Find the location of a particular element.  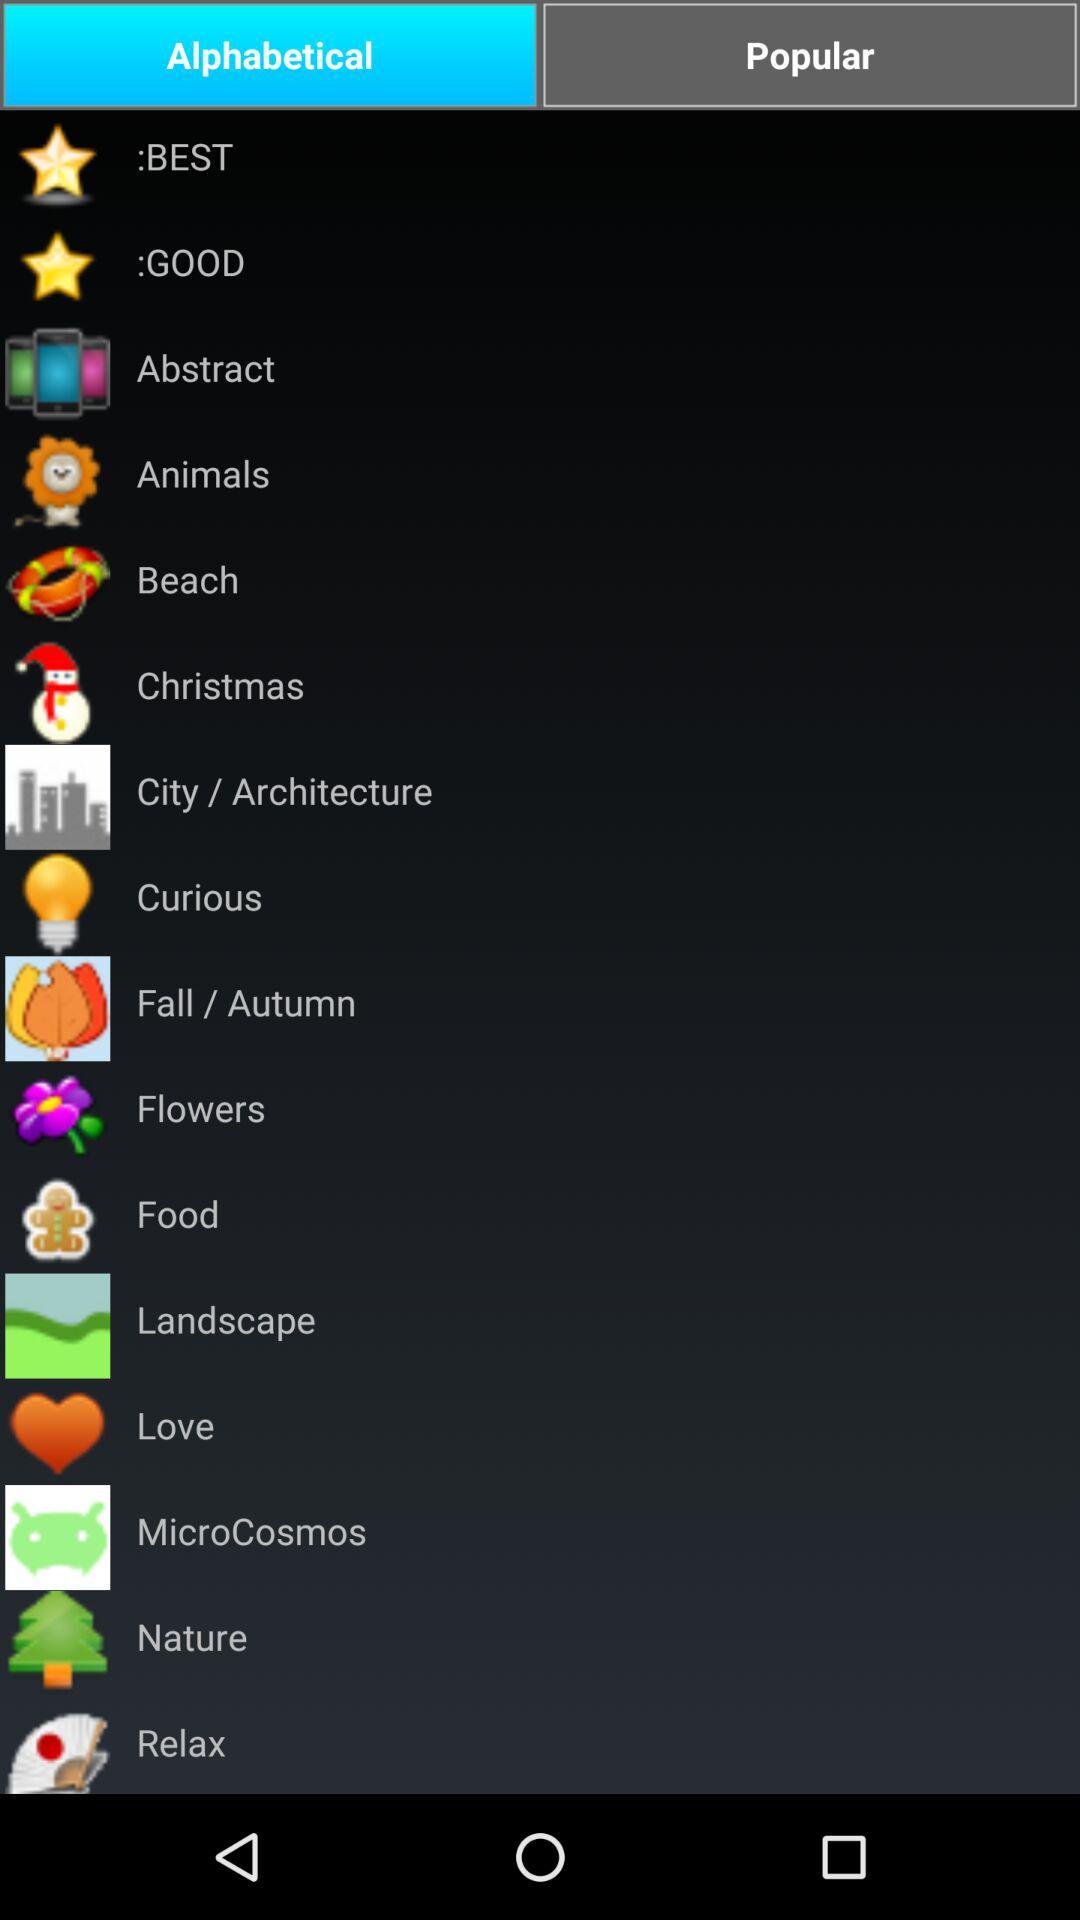

the relax item is located at coordinates (181, 1744).